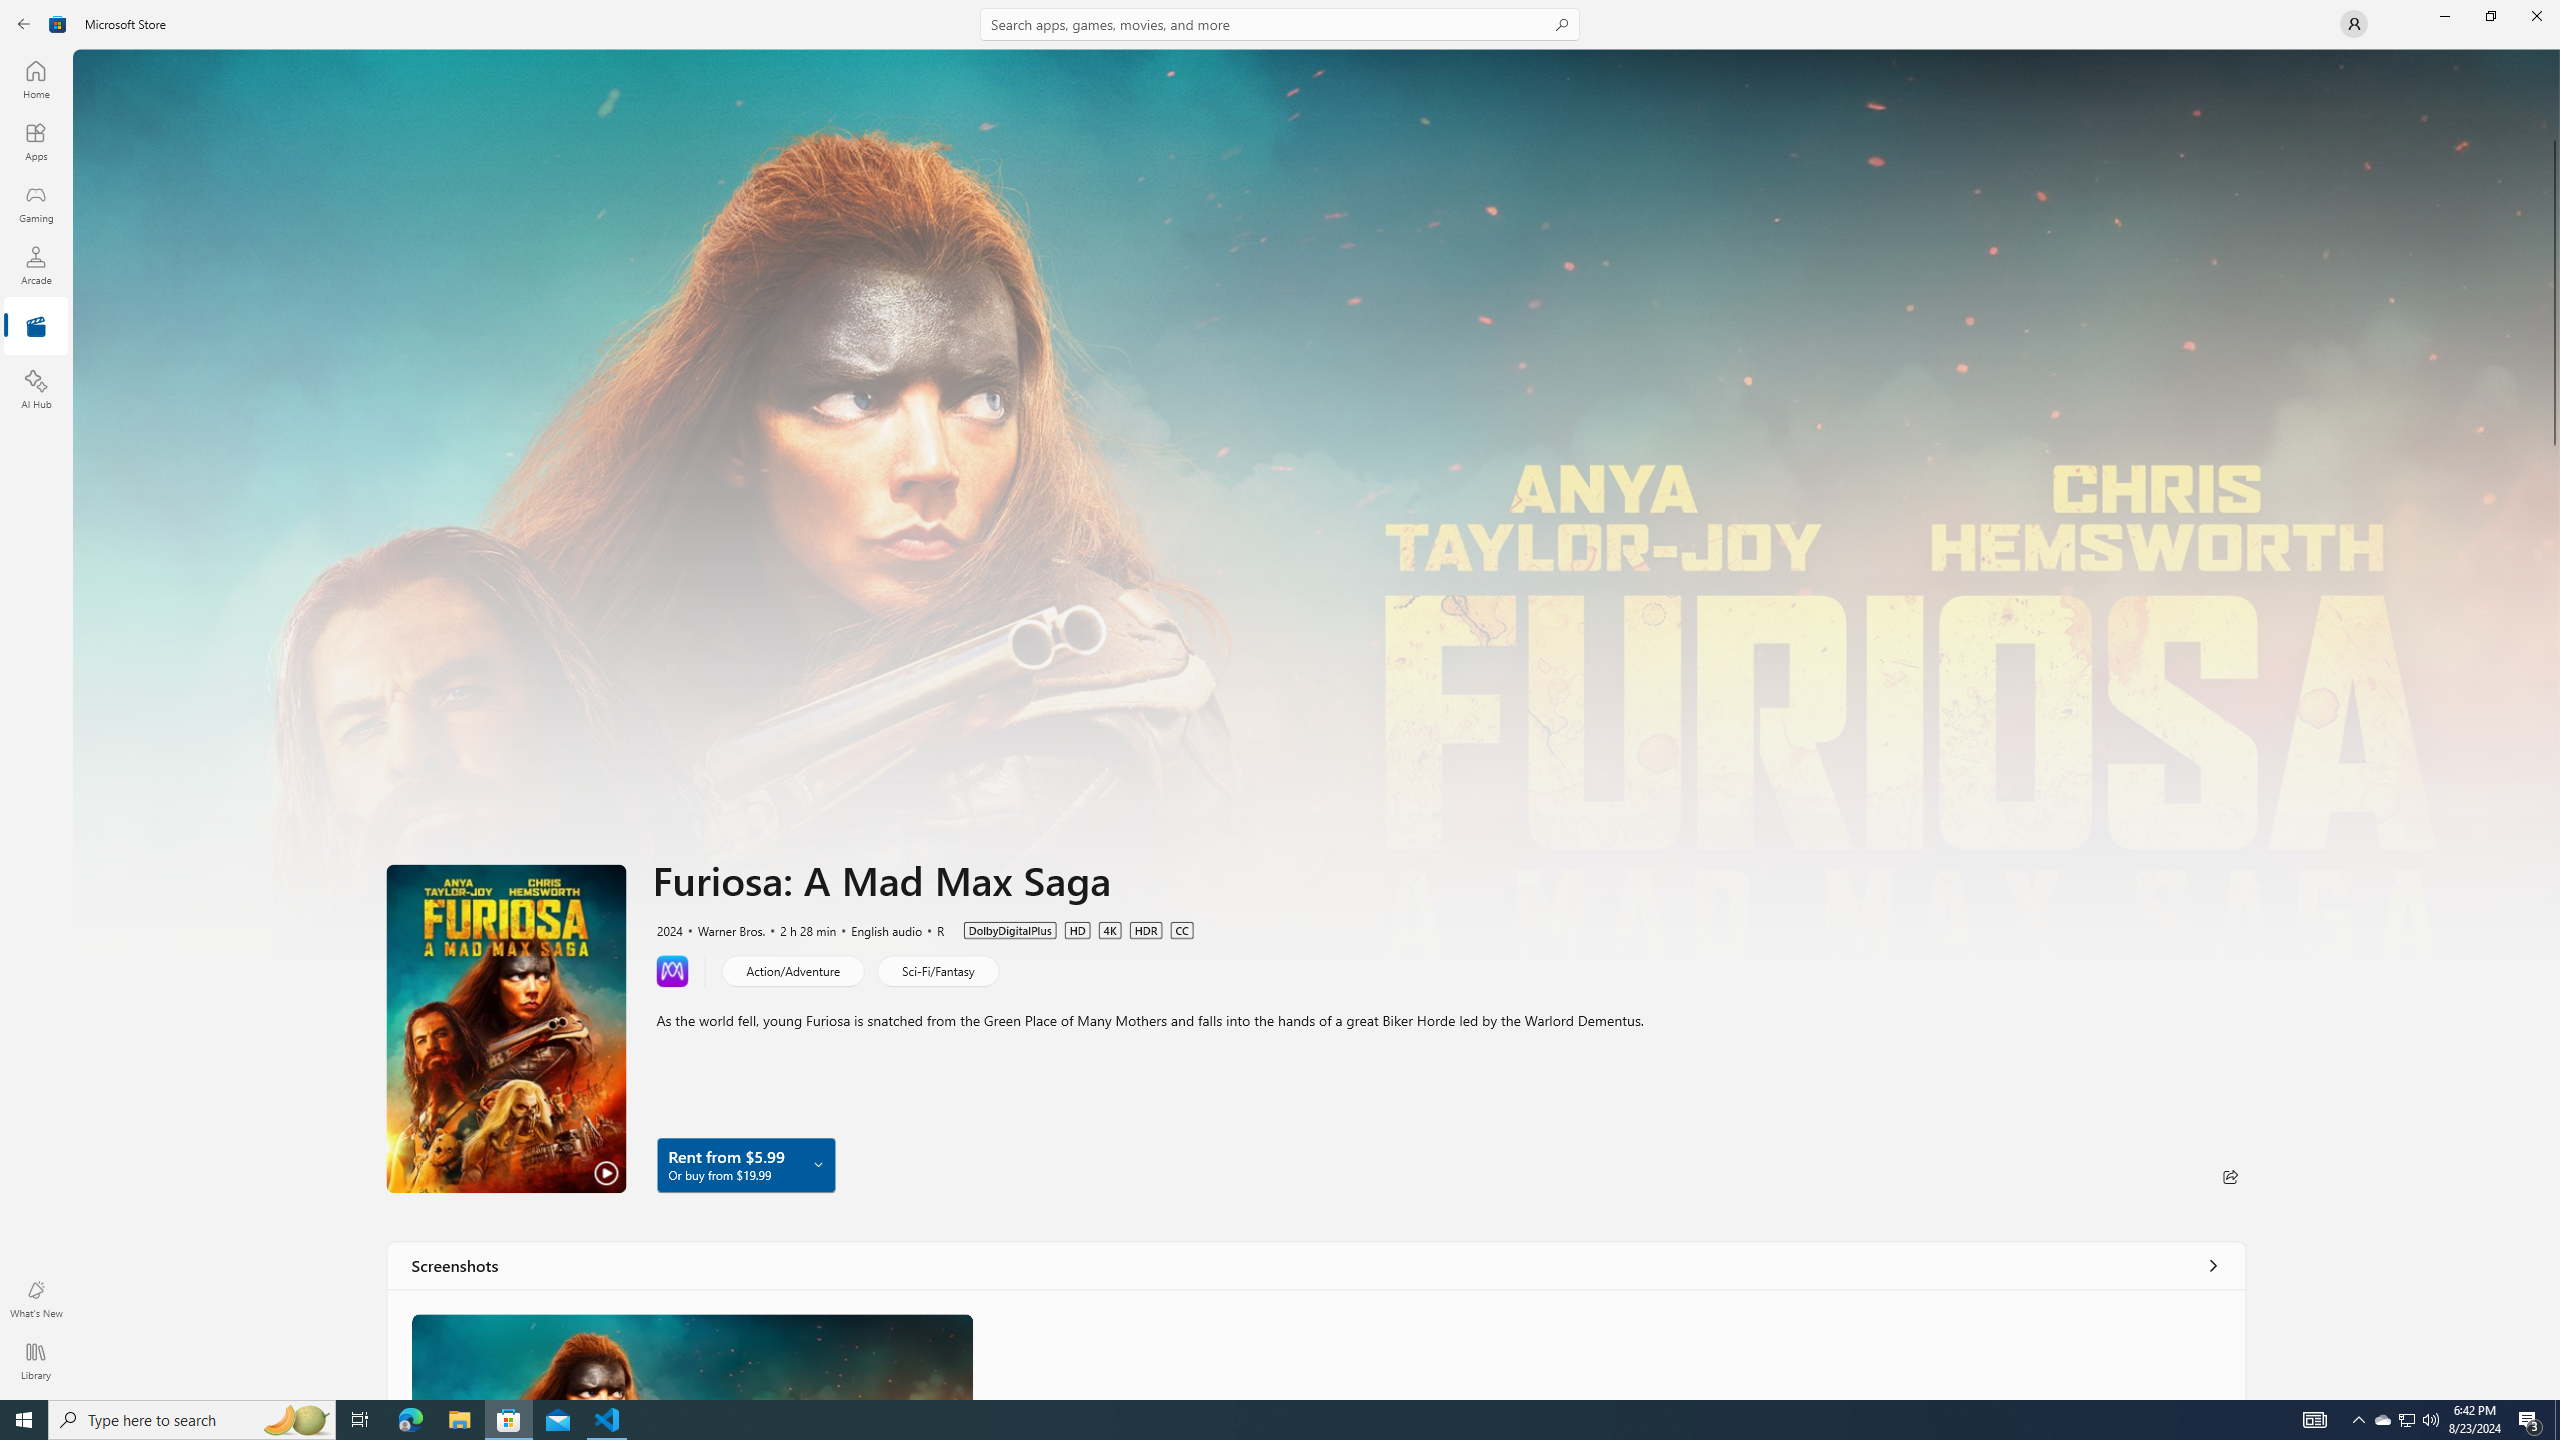  What do you see at coordinates (505, 1027) in the screenshot?
I see `'Play Trailer'` at bounding box center [505, 1027].